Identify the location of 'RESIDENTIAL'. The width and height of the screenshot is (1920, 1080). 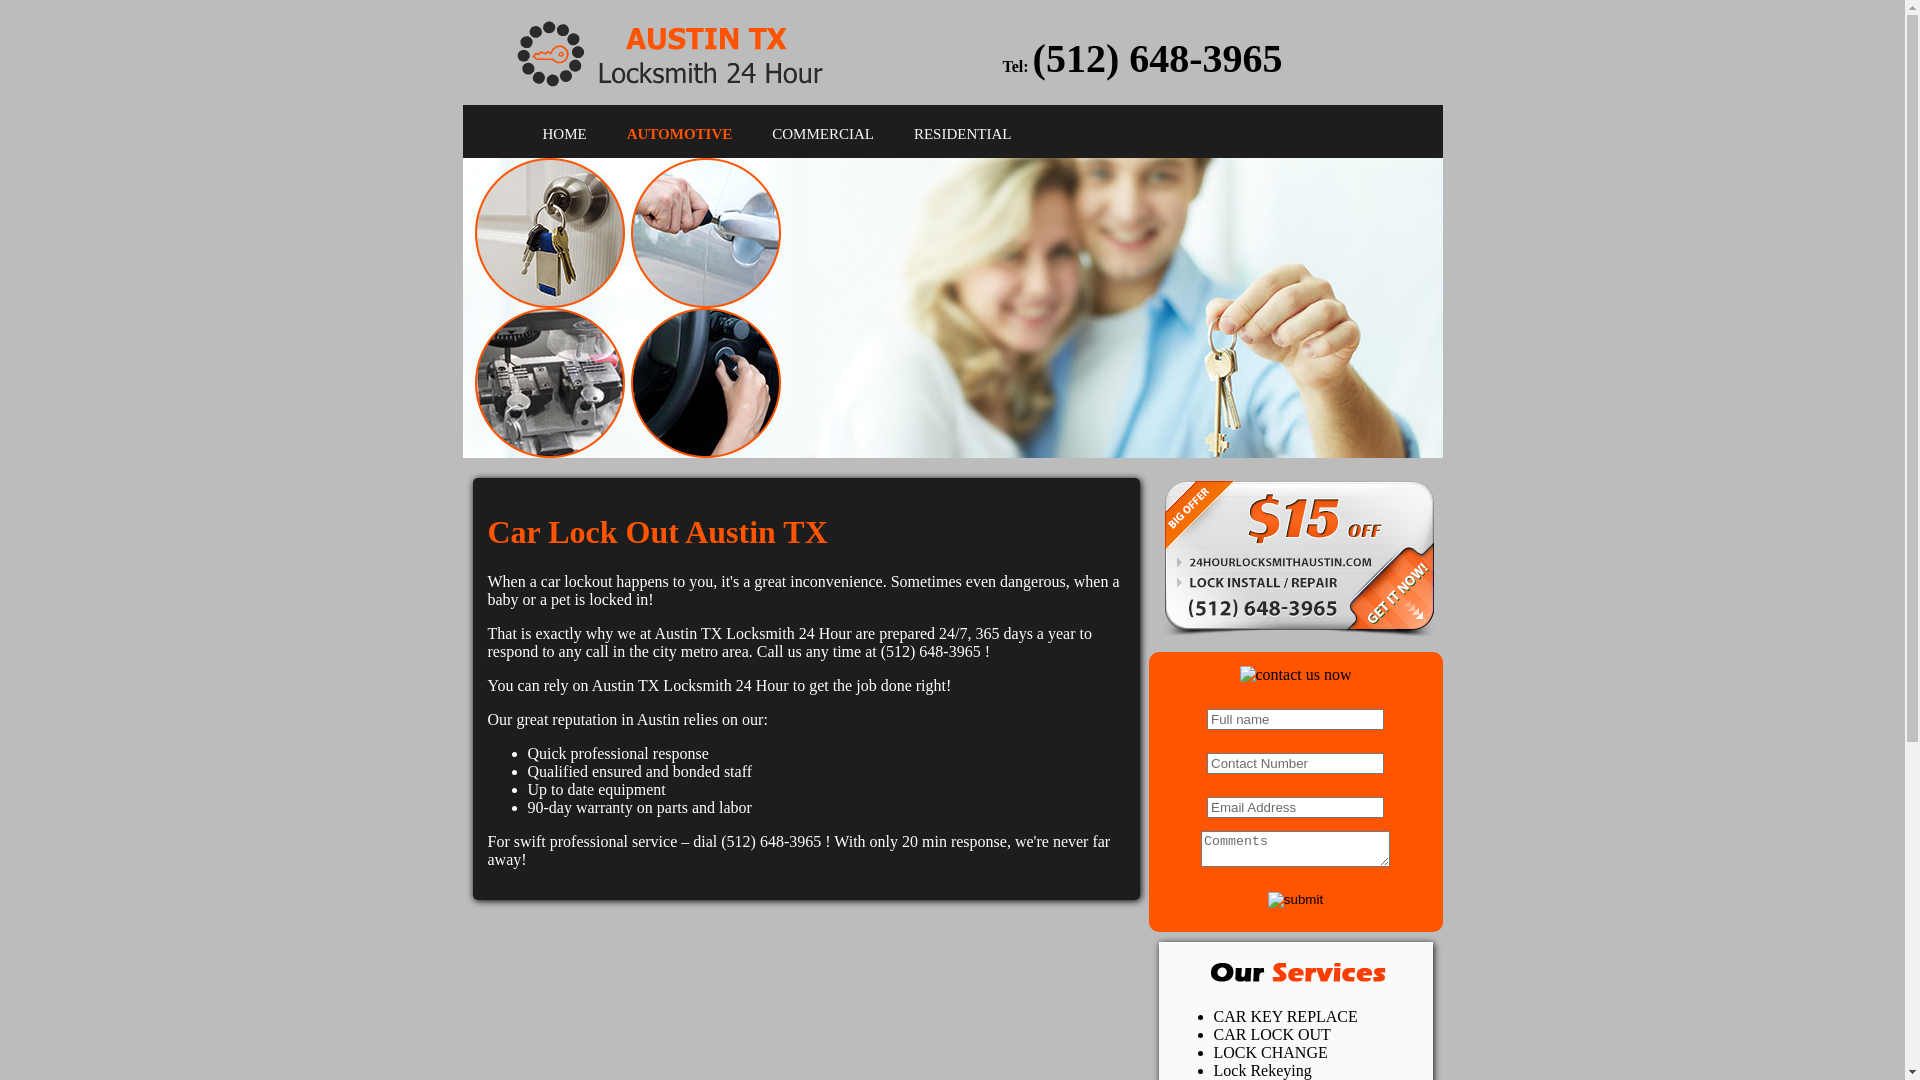
(963, 134).